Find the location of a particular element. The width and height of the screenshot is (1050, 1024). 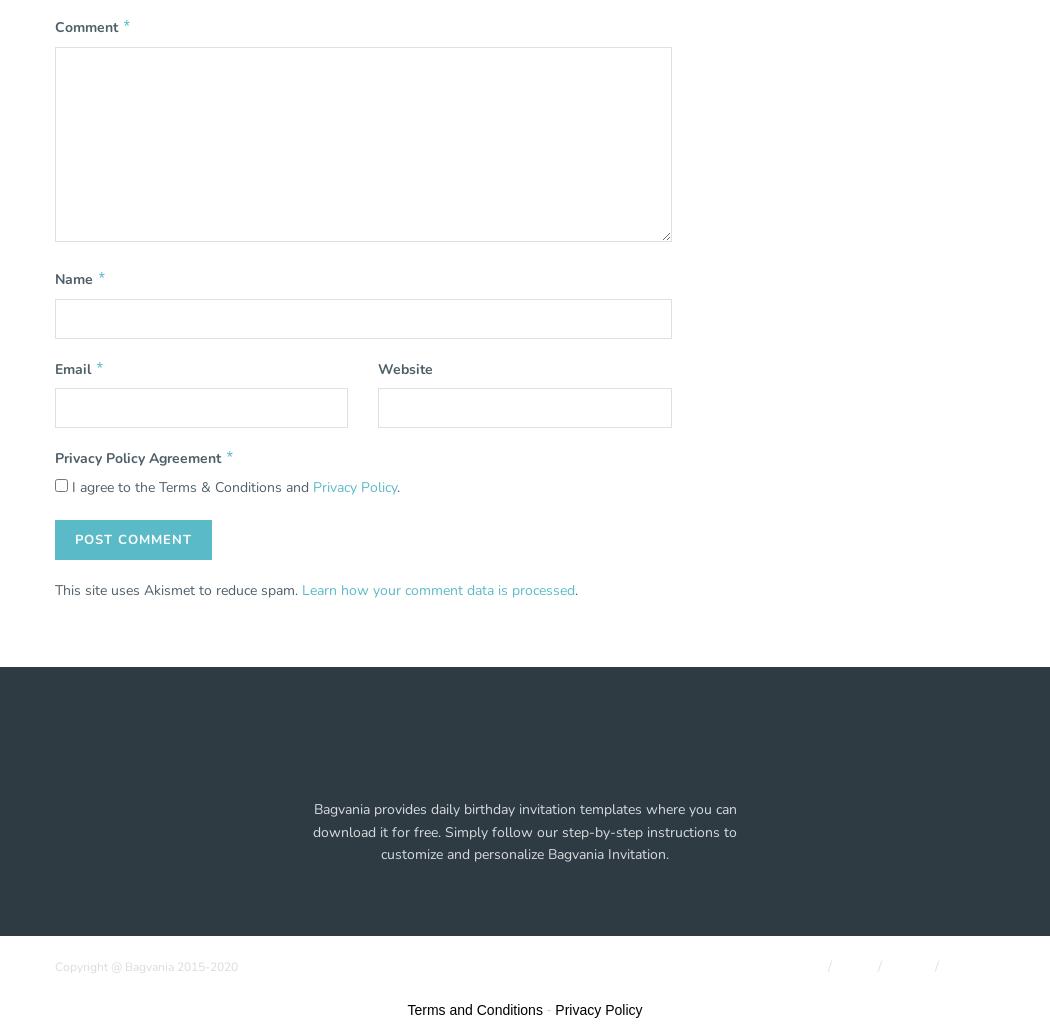

'Email' is located at coordinates (73, 368).